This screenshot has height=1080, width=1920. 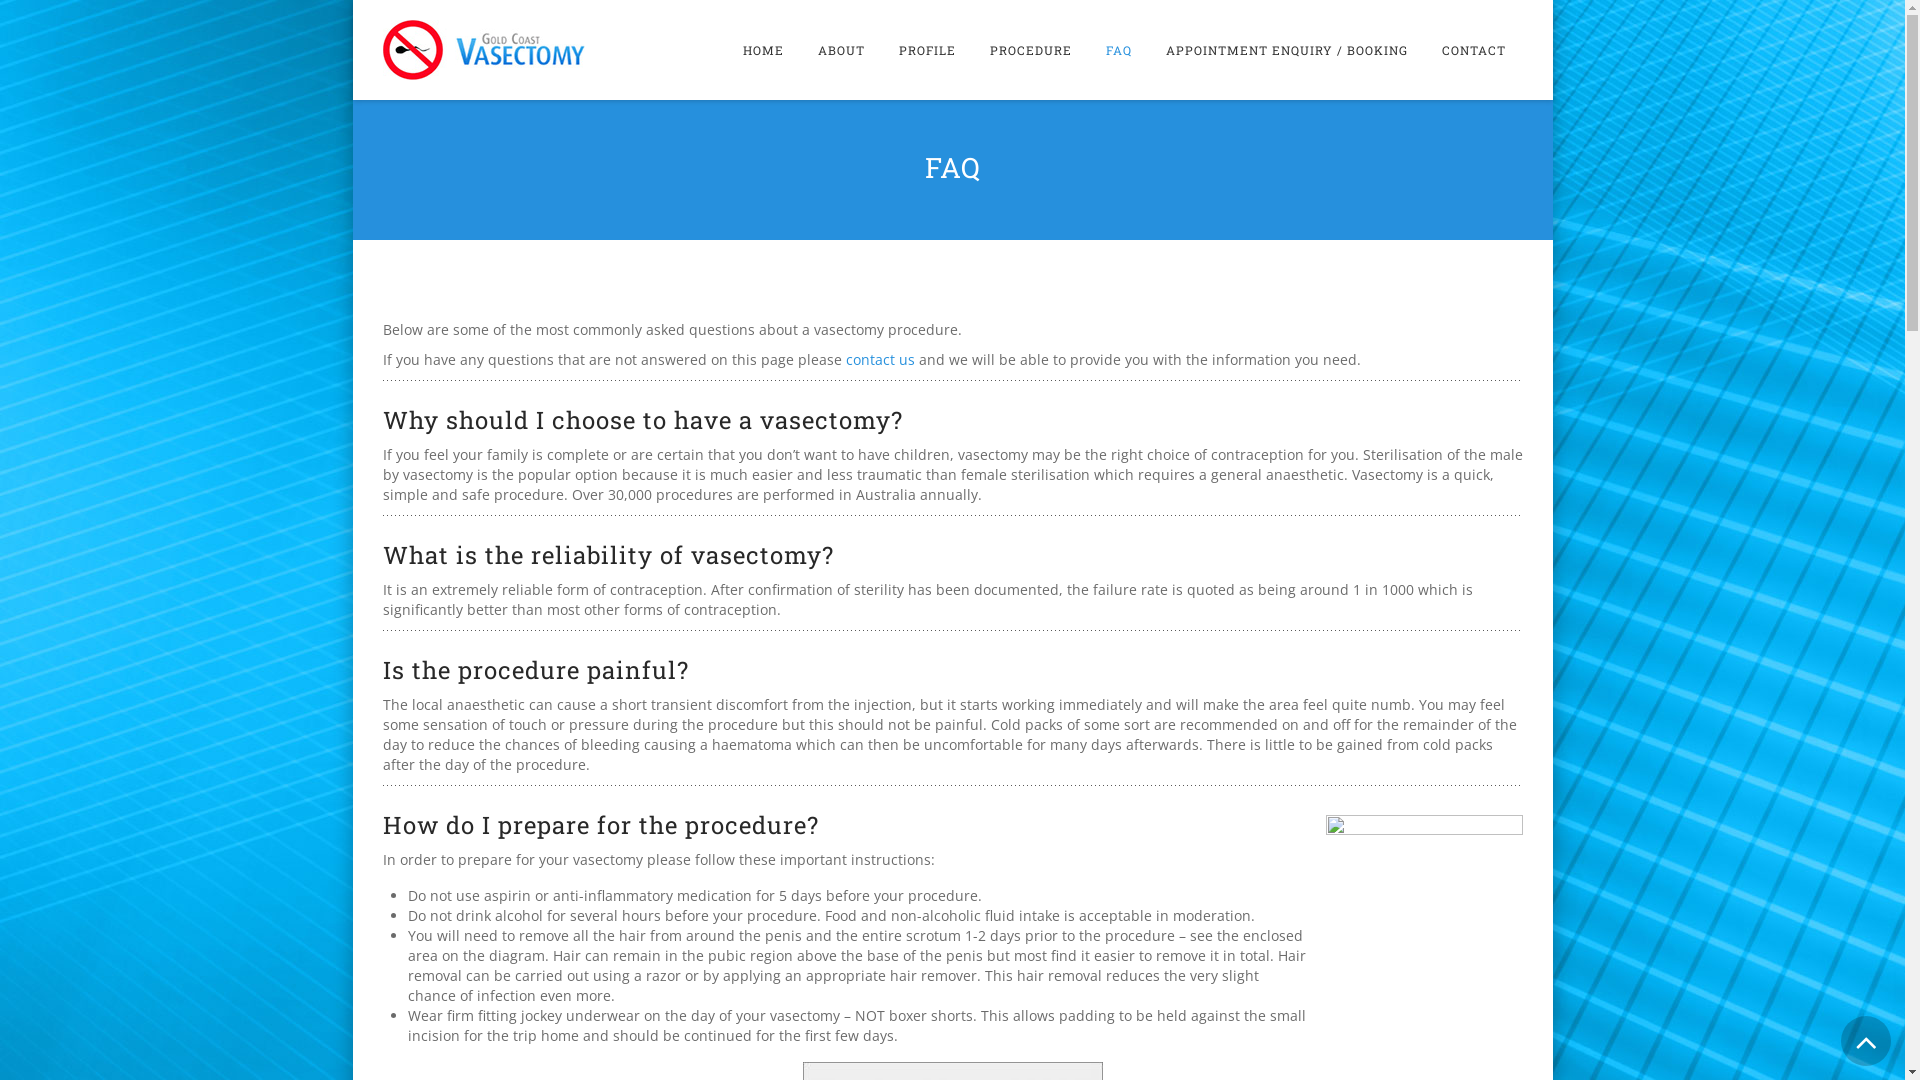 What do you see at coordinates (926, 49) in the screenshot?
I see `'PROFILE'` at bounding box center [926, 49].